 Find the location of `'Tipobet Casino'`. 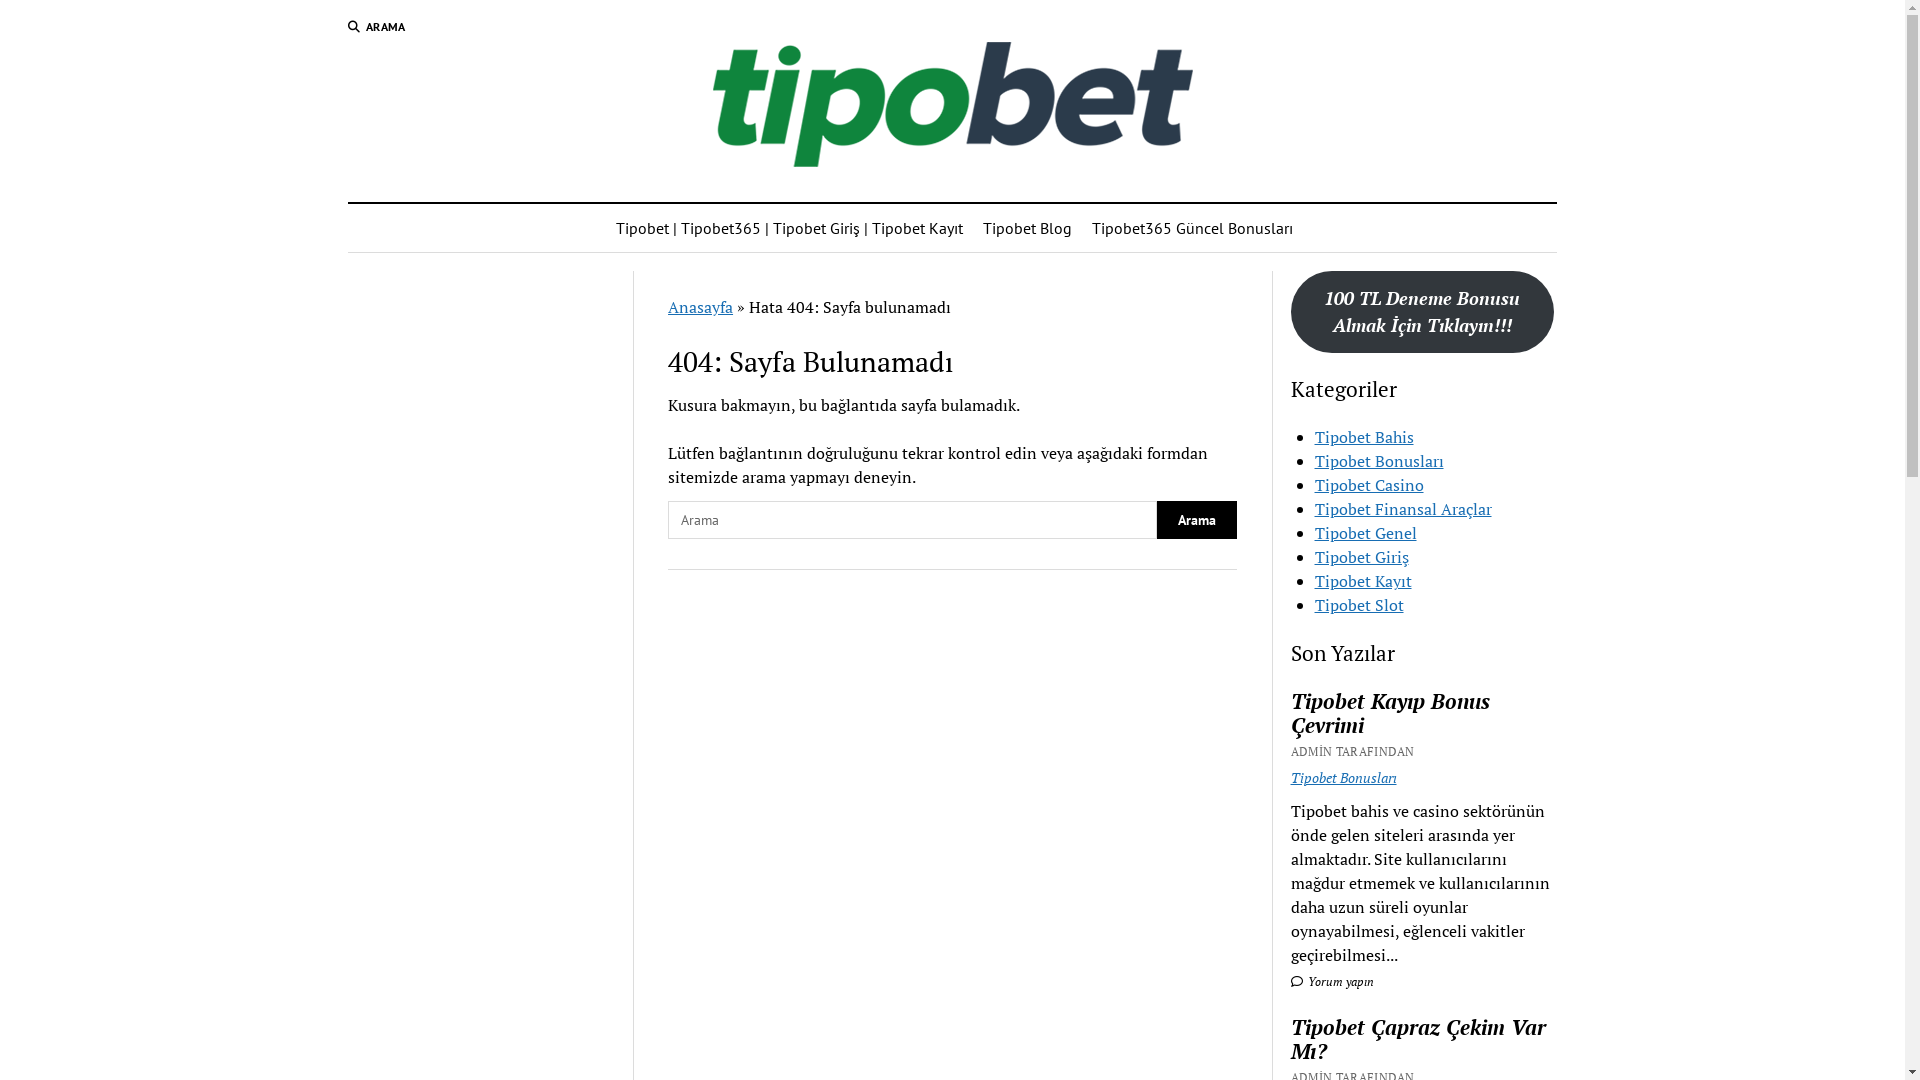

'Tipobet Casino' is located at coordinates (1315, 485).